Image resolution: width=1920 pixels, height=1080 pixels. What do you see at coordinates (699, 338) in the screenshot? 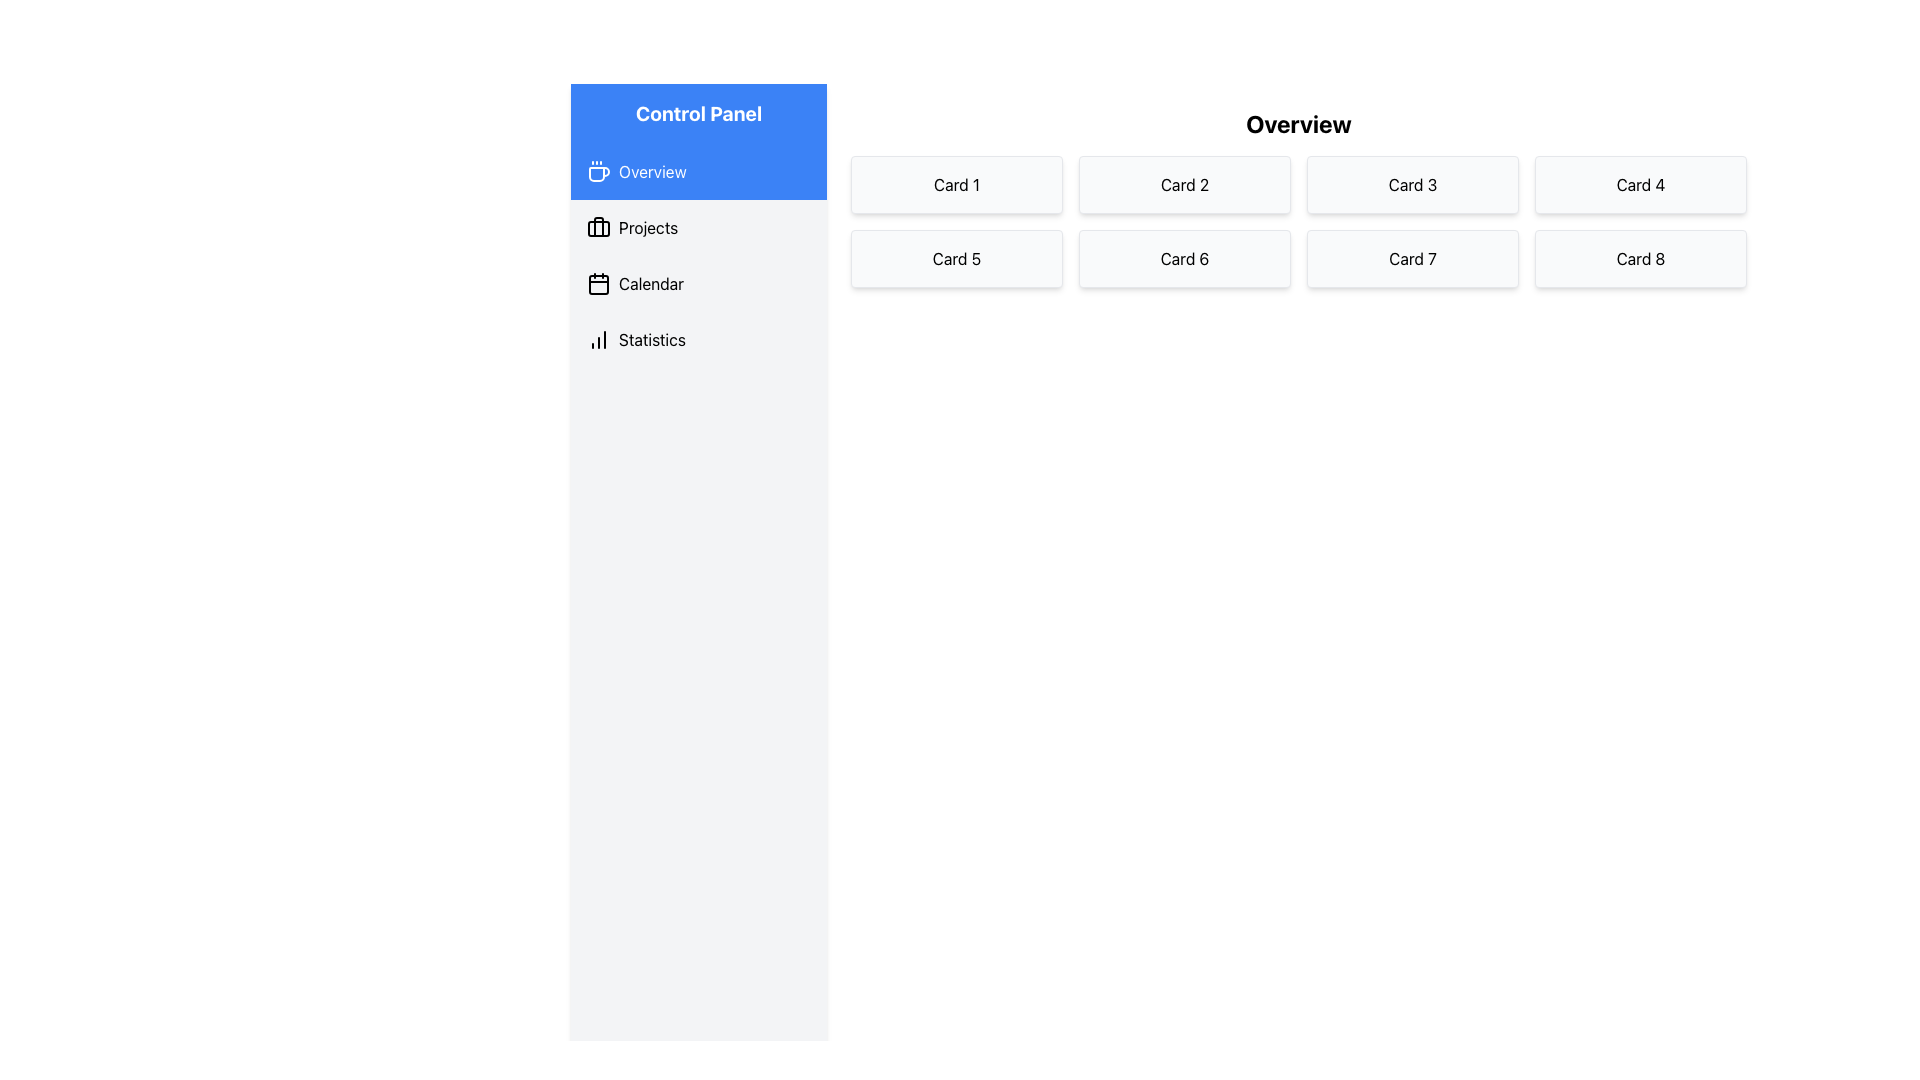
I see `the 'Statistics' navigation button located in the sidebar, which is the fourth button in a vertical list` at bounding box center [699, 338].